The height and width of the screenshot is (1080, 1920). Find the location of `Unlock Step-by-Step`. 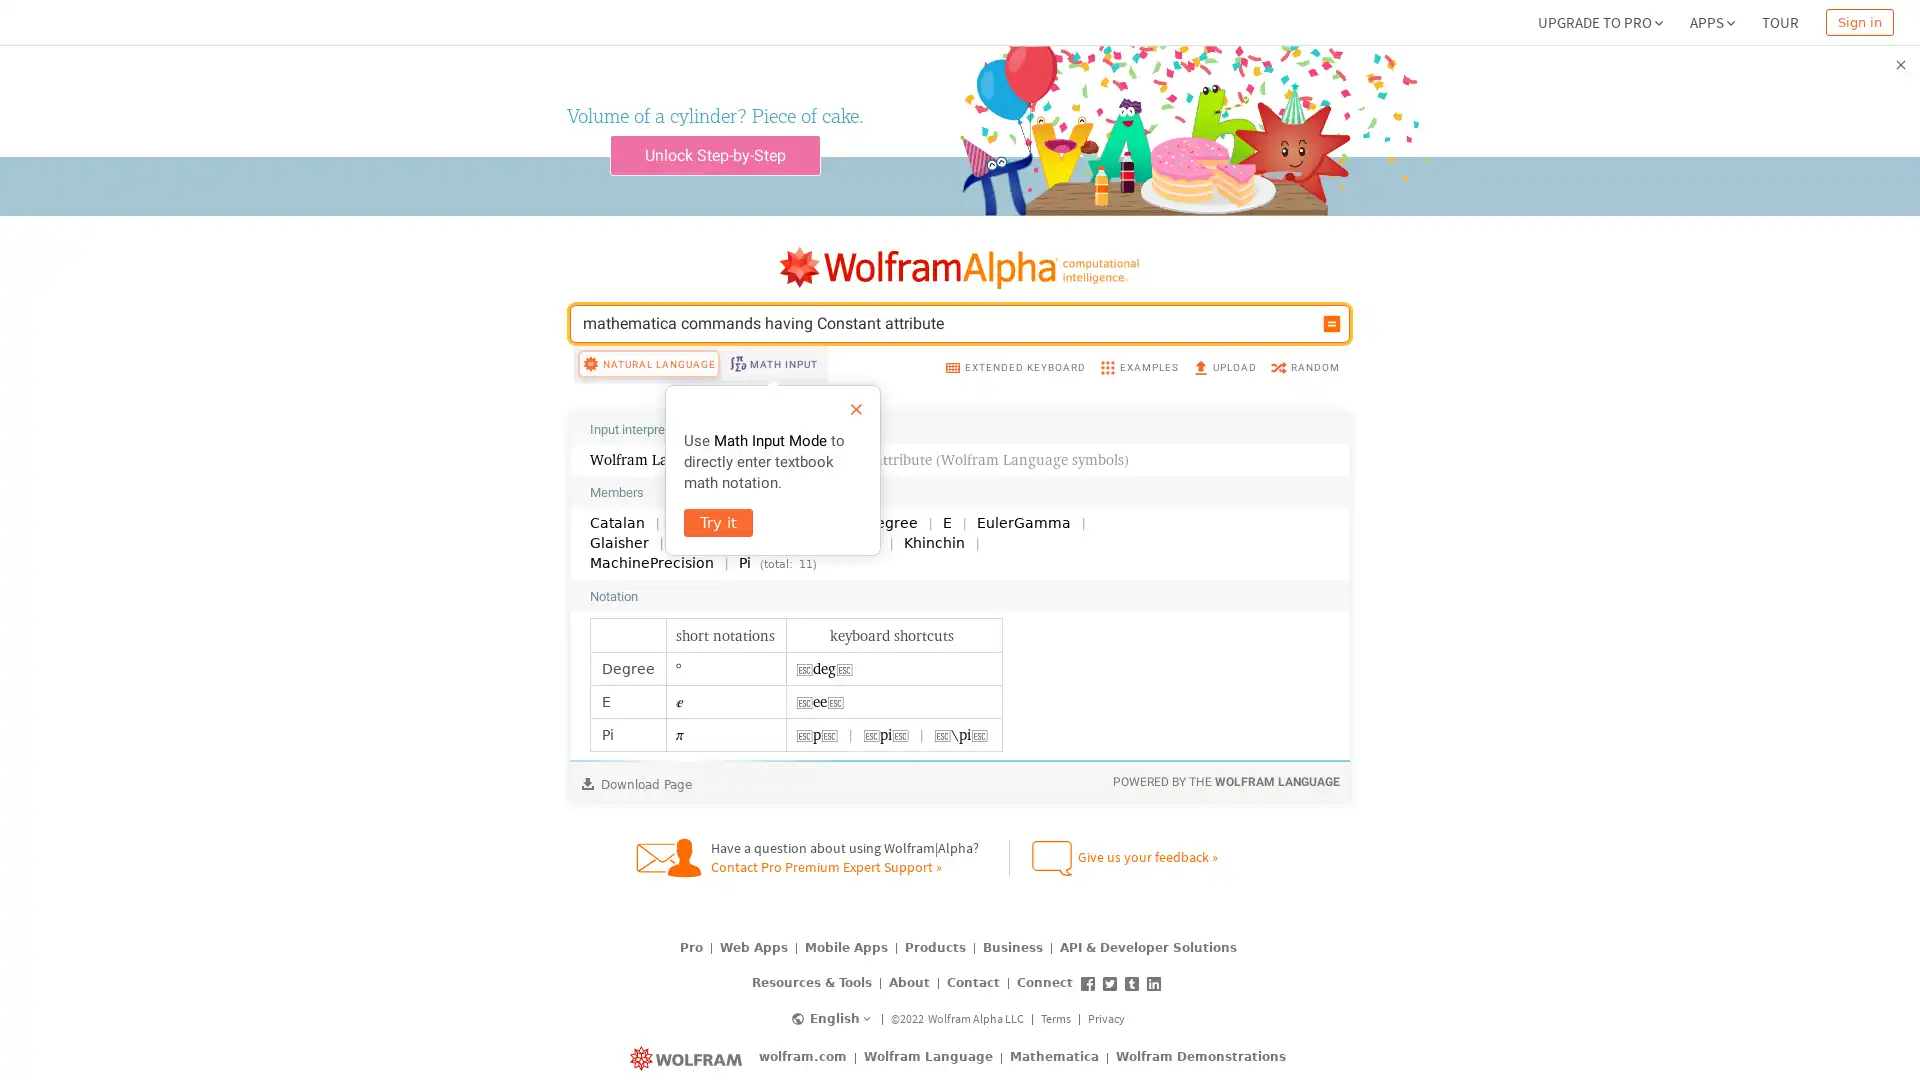

Unlock Step-by-Step is located at coordinates (714, 154).